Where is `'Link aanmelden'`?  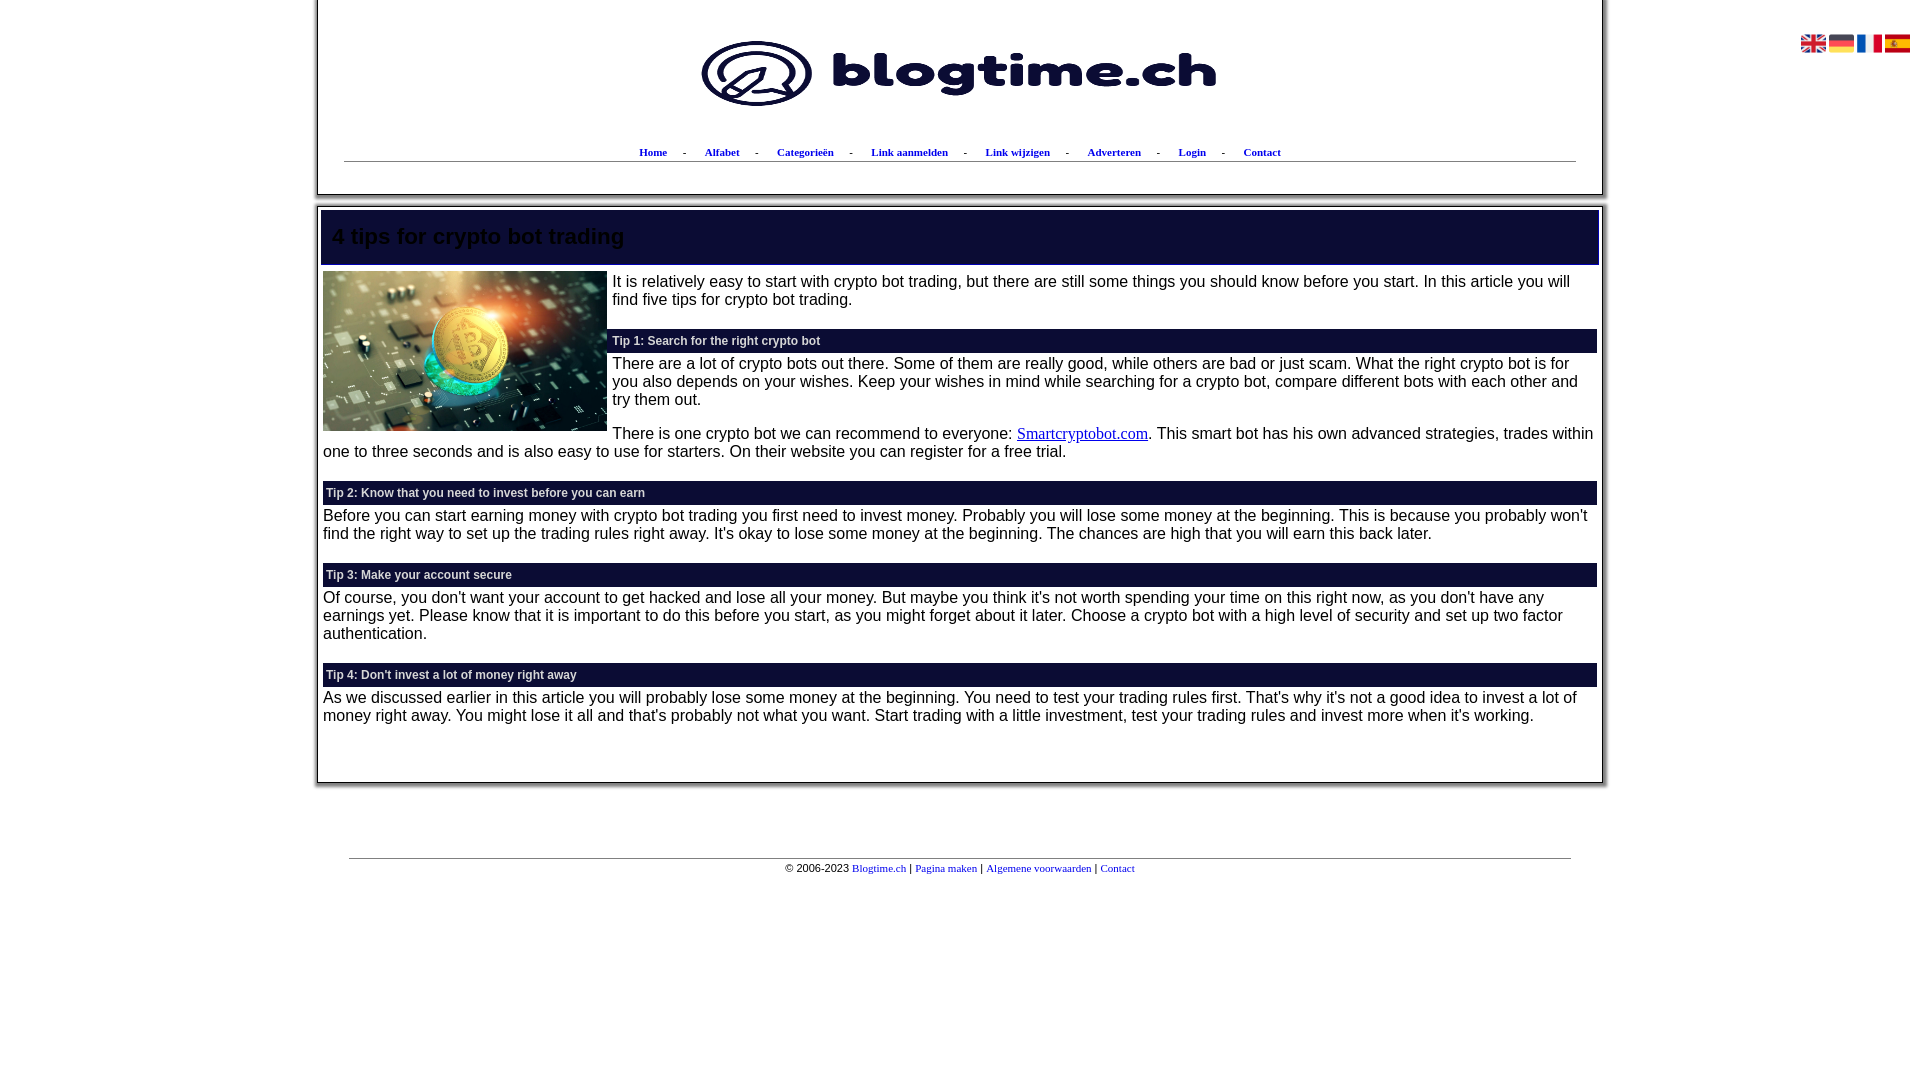
'Link aanmelden' is located at coordinates (908, 150).